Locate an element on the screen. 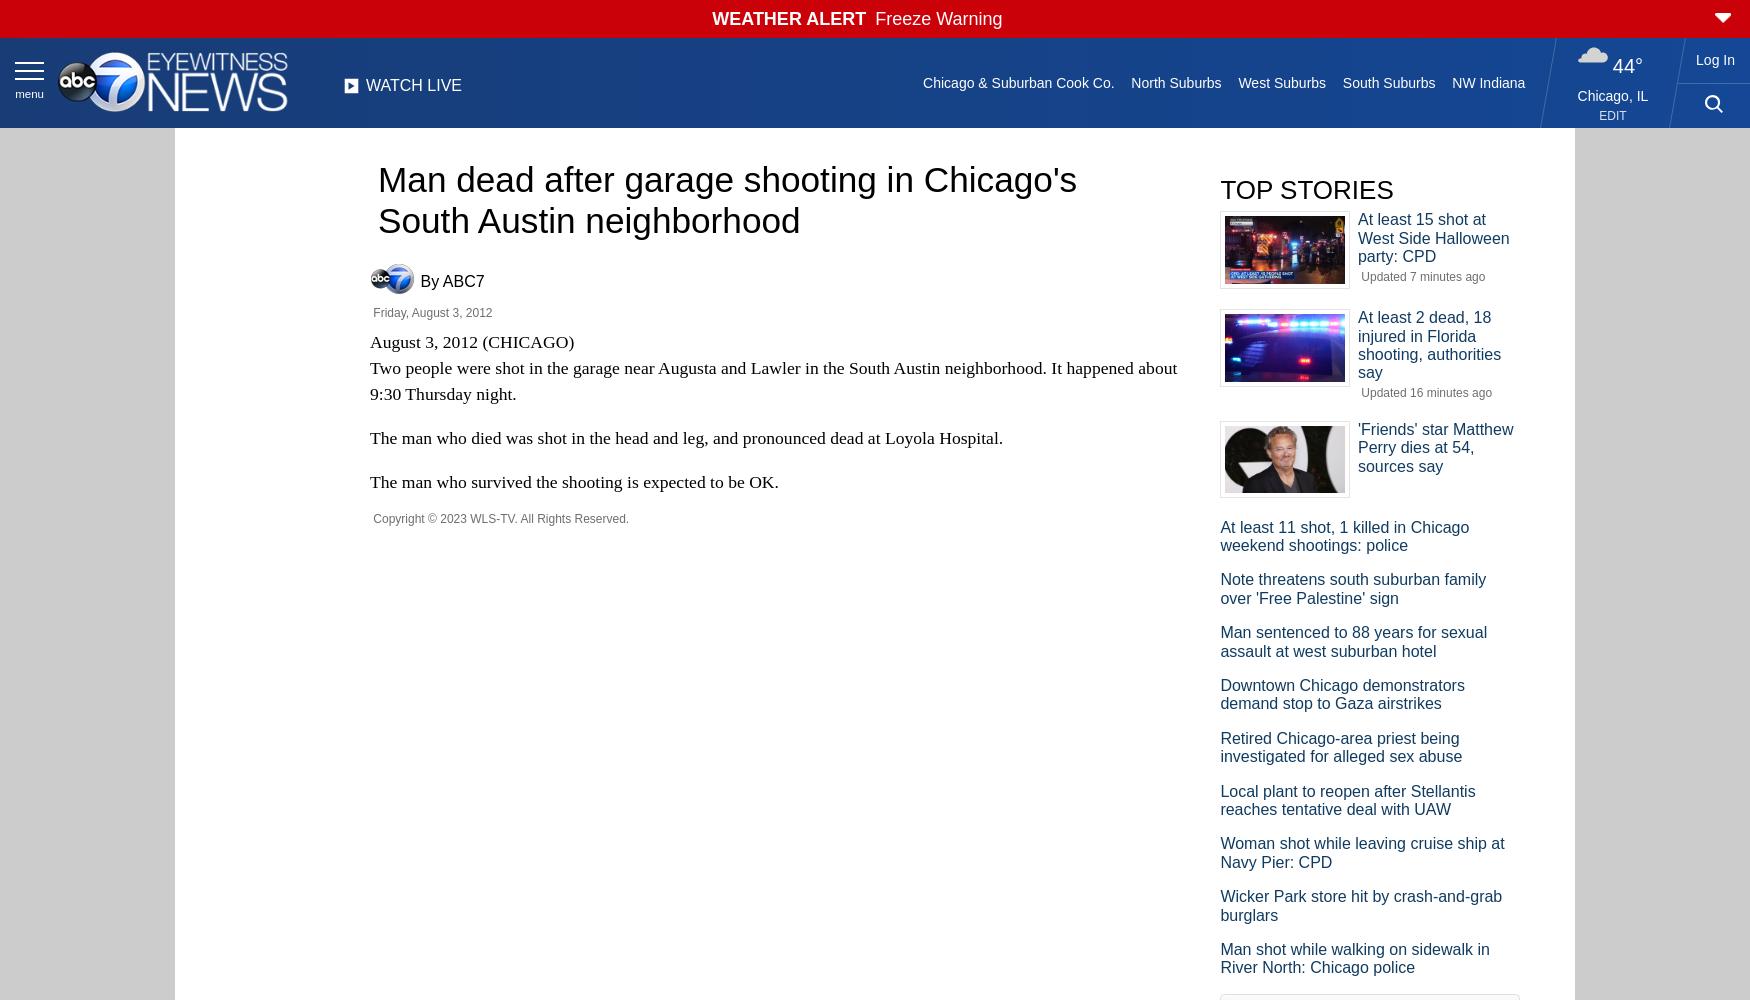 This screenshot has height=1000, width=1750. 'At least 2 dead, 18 injured in Florida shooting, authorities say' is located at coordinates (1428, 344).